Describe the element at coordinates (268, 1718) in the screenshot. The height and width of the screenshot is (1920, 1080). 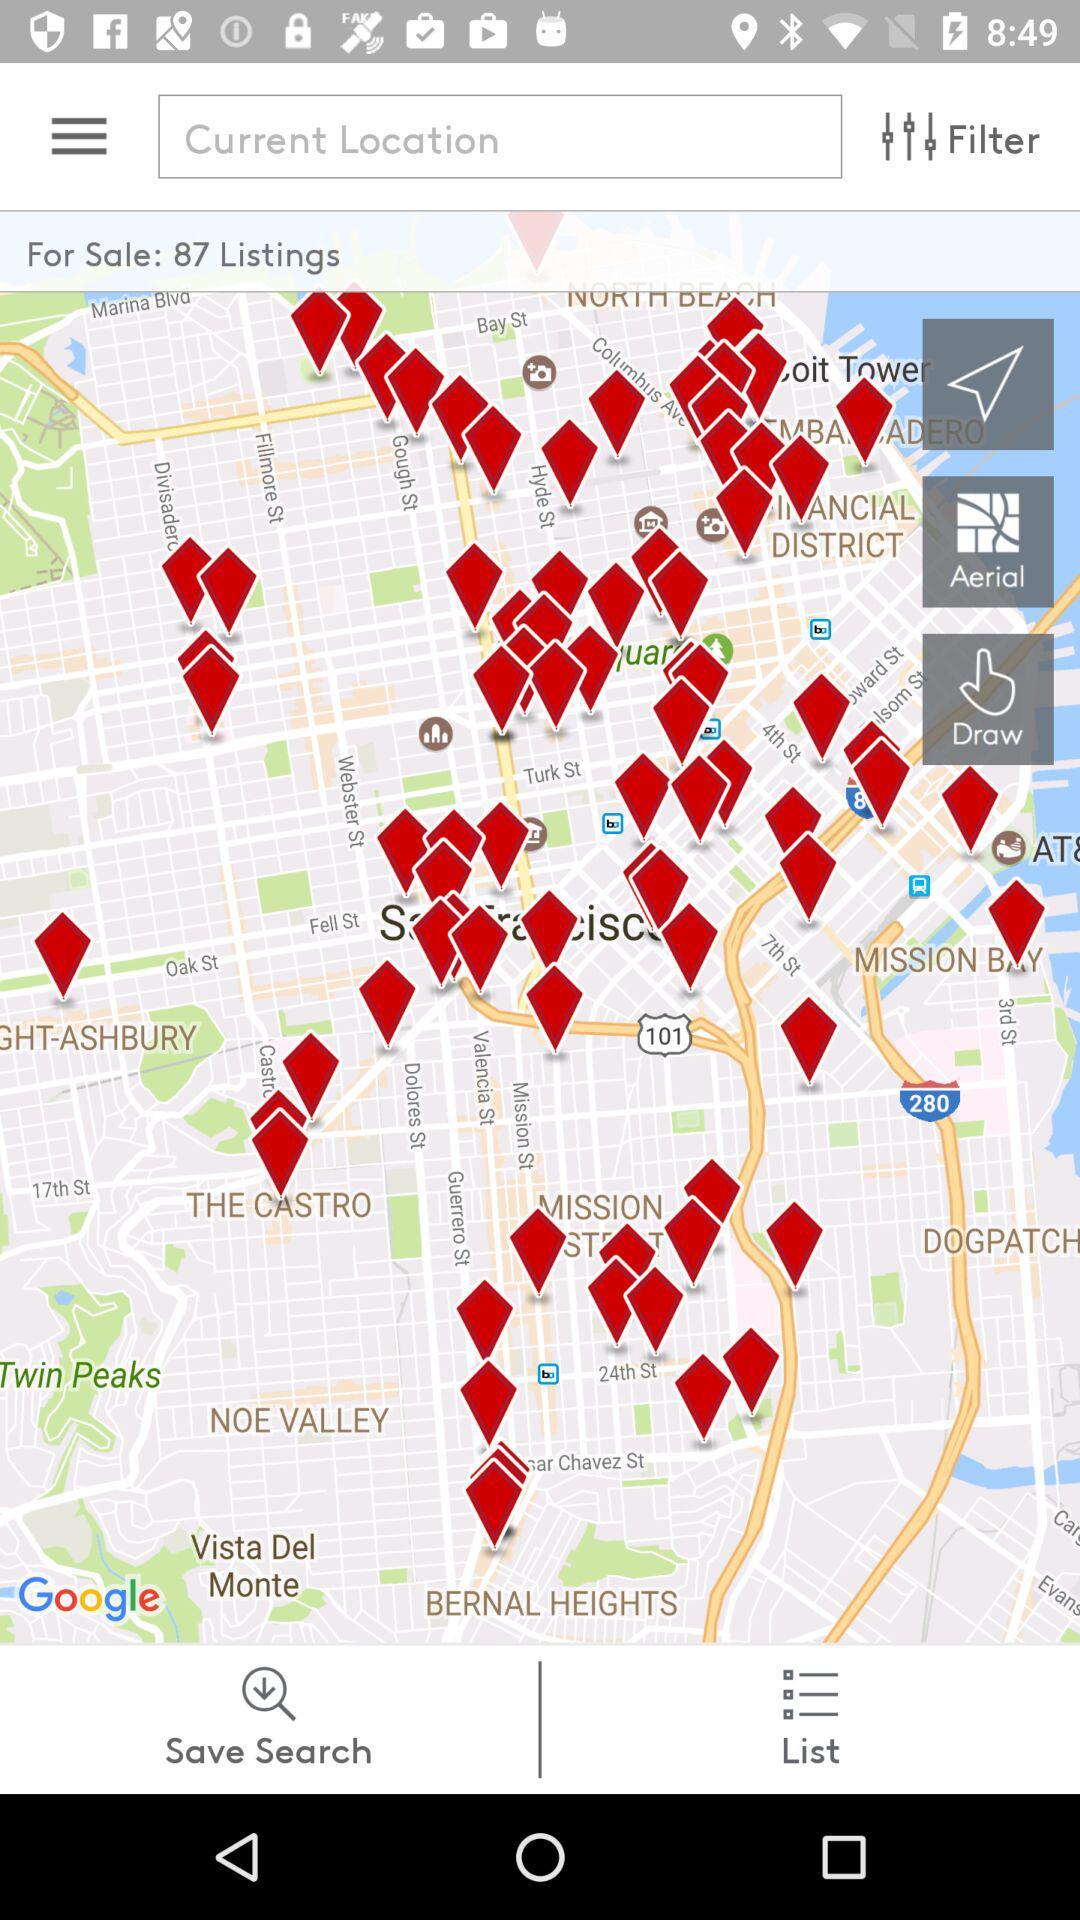
I see `save search item` at that location.